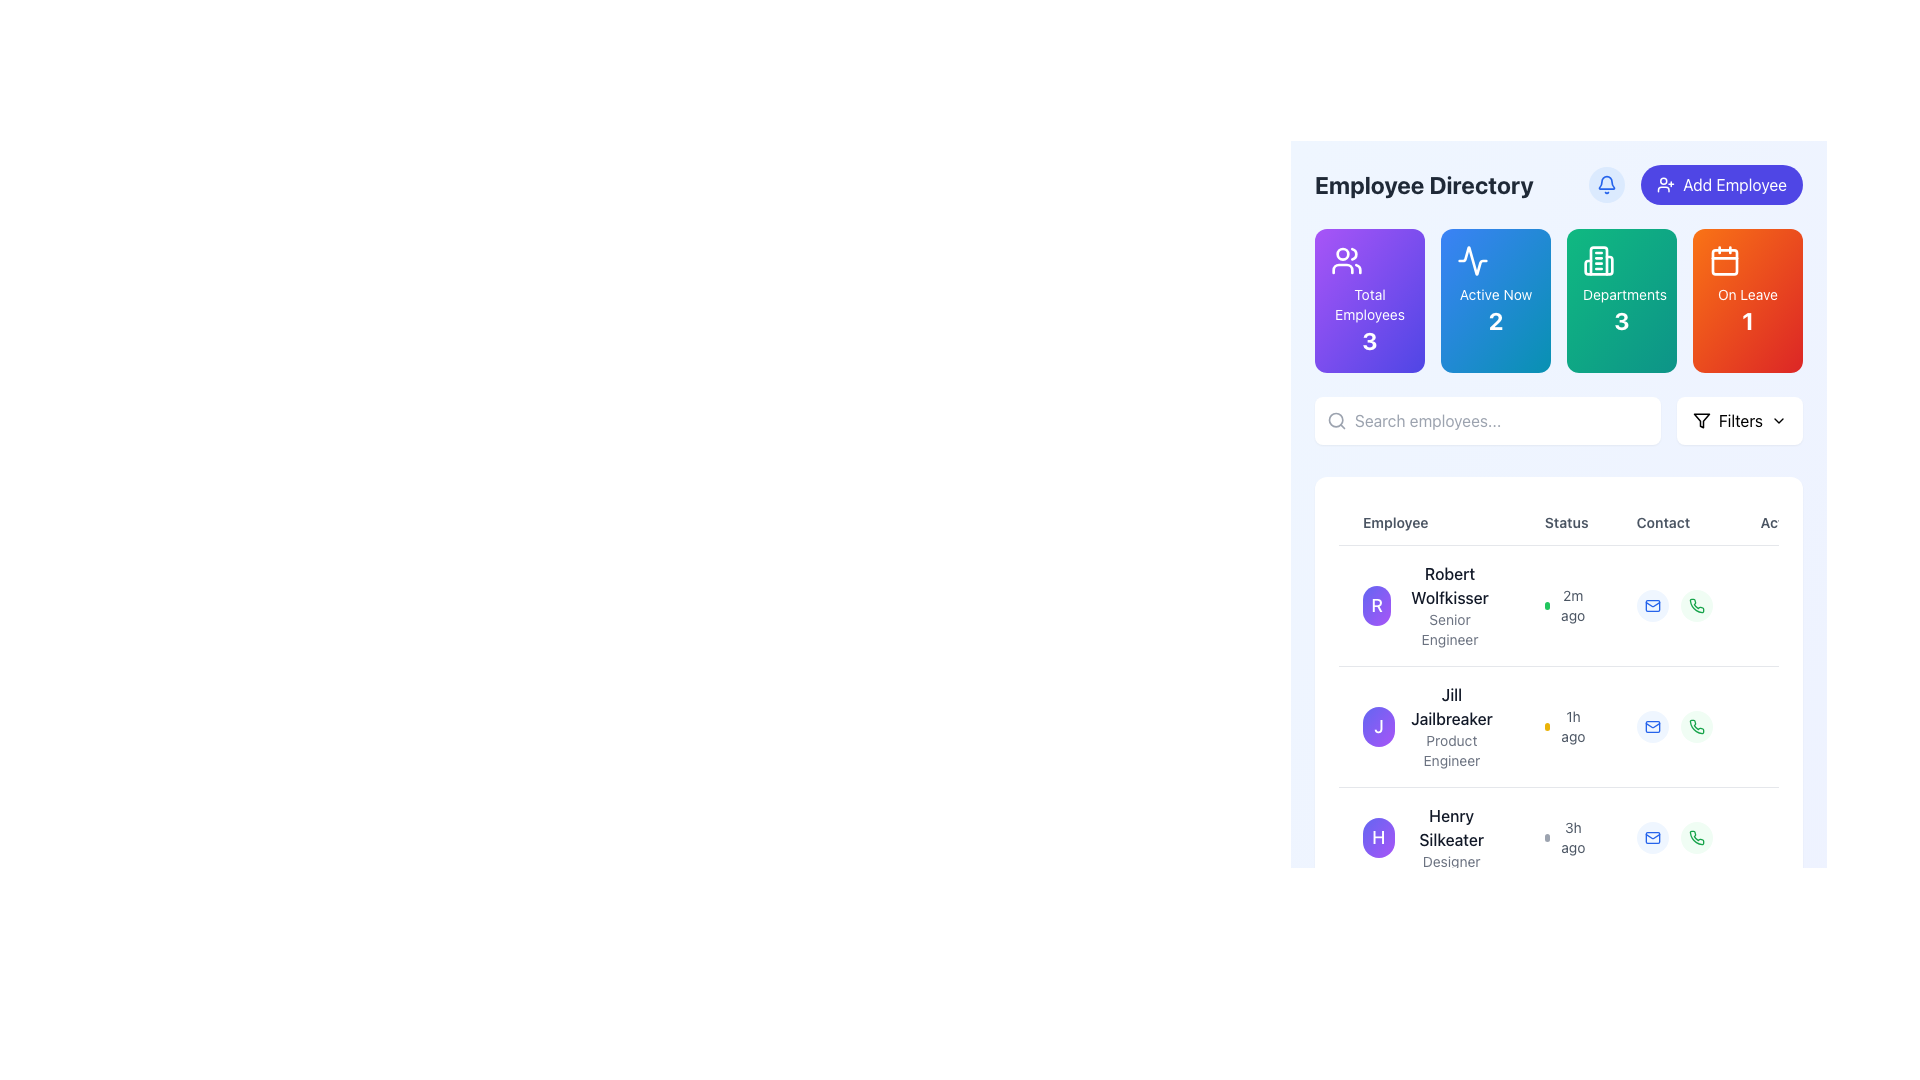 The height and width of the screenshot is (1080, 1920). Describe the element at coordinates (1572, 604) in the screenshot. I see `the timestamp text label indicating the recency of activity related to employee 'Robert Wolfkisser', positioned under the 'Status' column` at that location.